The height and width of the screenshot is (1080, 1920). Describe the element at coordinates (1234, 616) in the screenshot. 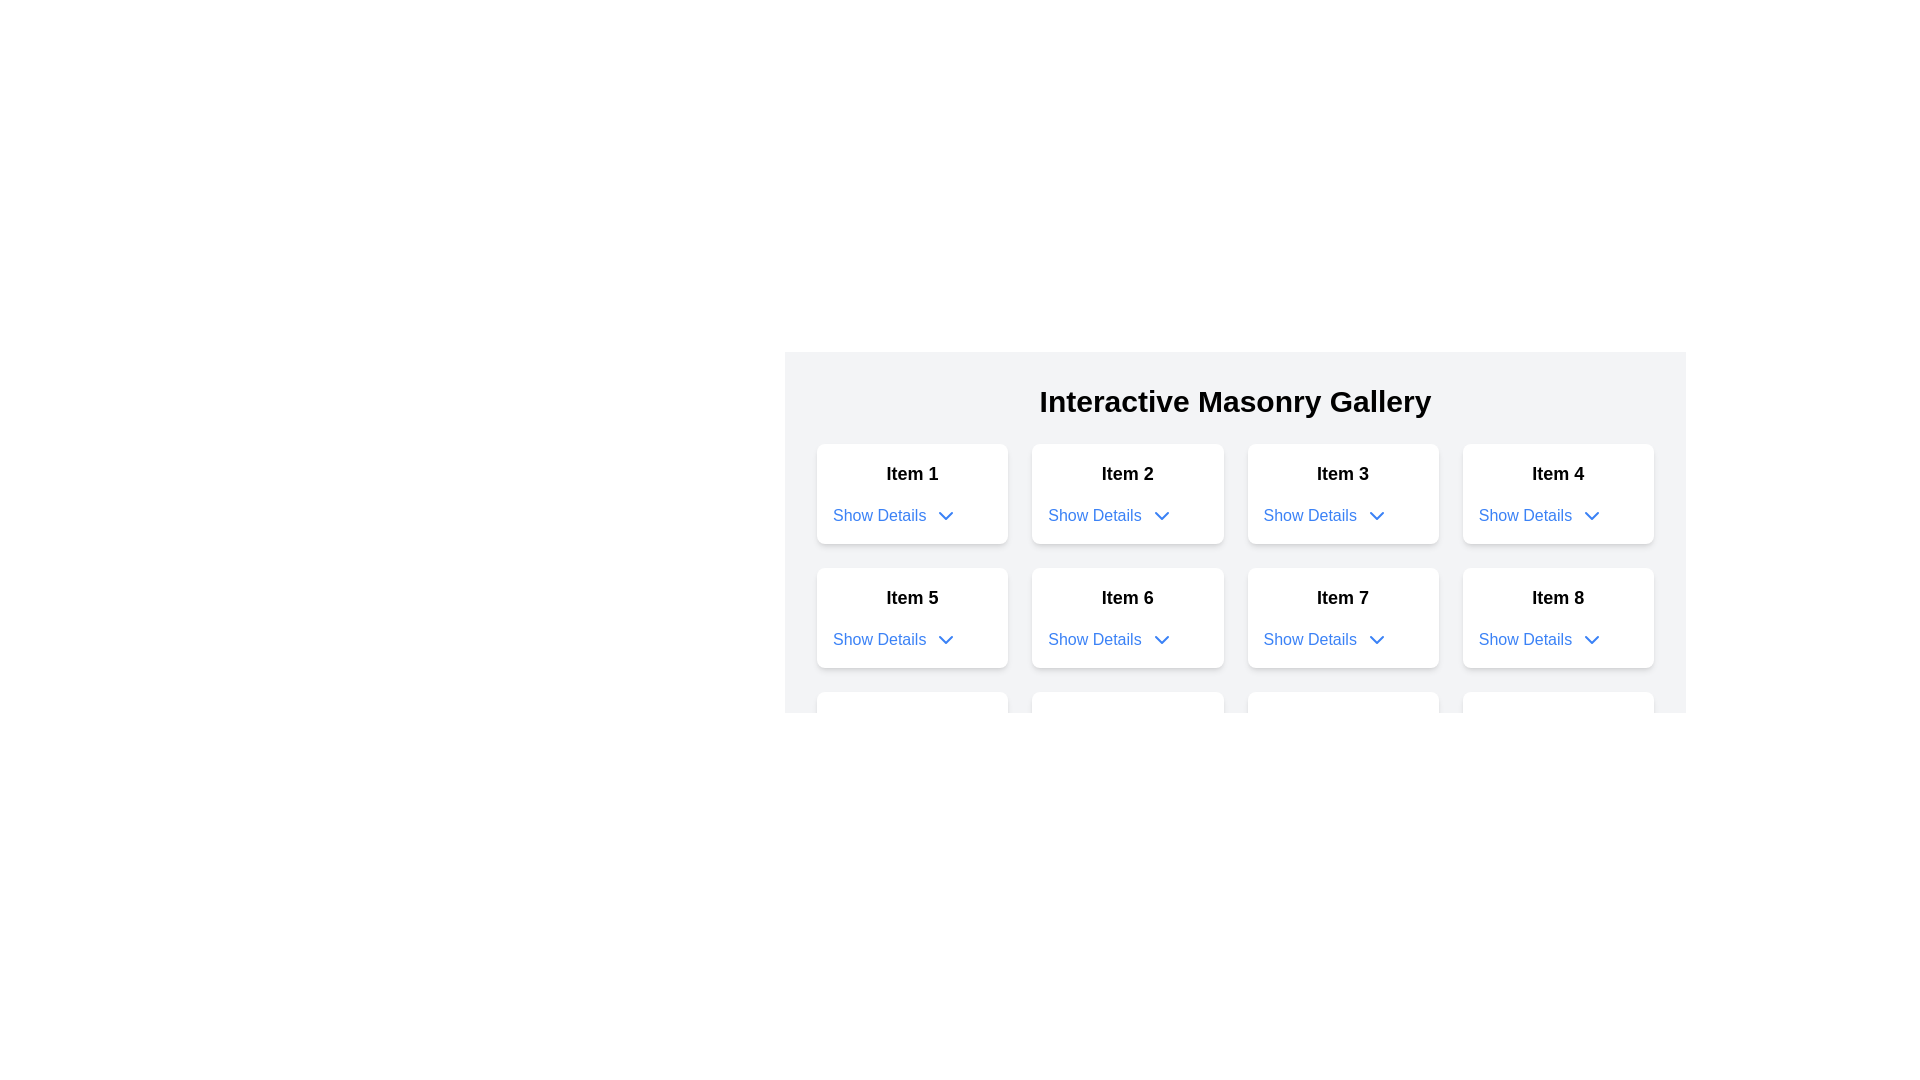

I see `the 'Show Details' link of the grid item titled 'Item 6' located in the third row and second column of the interactive masonry gallery` at that location.